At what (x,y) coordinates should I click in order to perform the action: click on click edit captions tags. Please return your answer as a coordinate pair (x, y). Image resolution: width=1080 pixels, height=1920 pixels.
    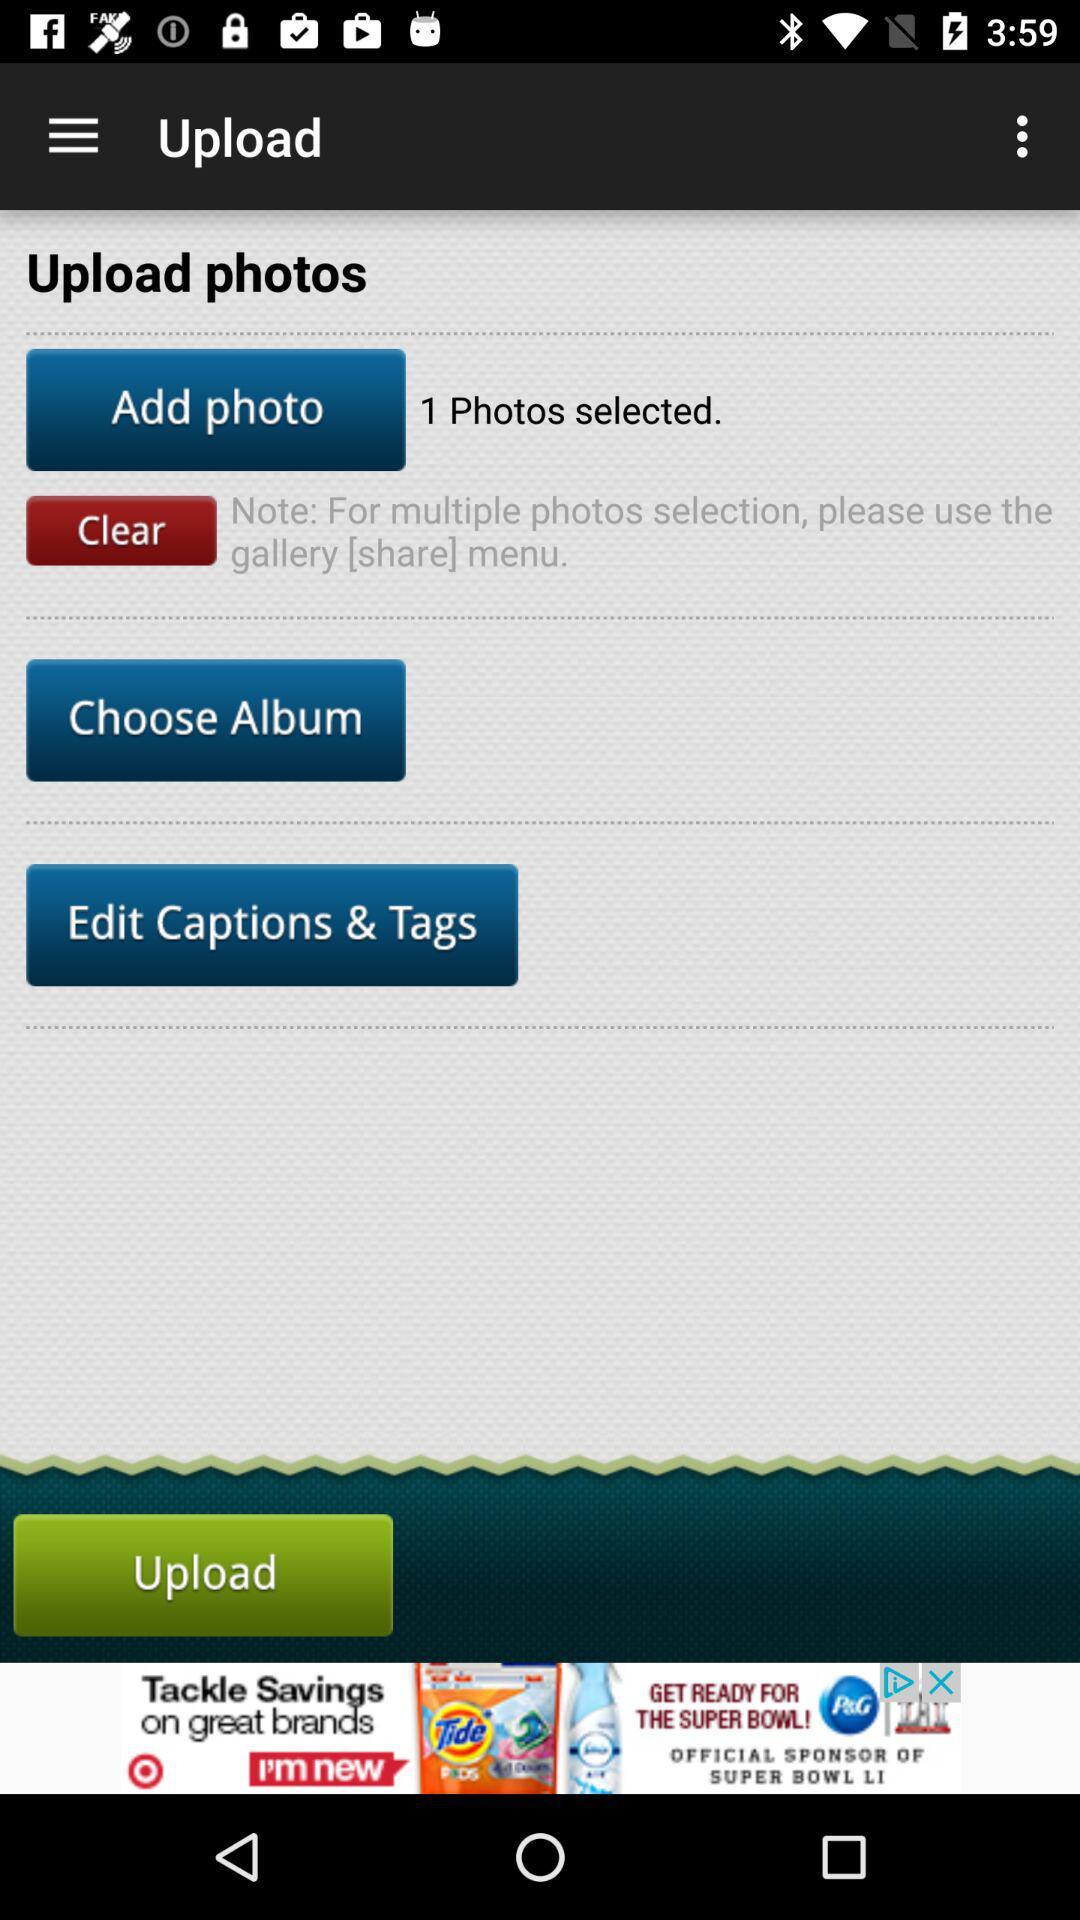
    Looking at the image, I should click on (272, 924).